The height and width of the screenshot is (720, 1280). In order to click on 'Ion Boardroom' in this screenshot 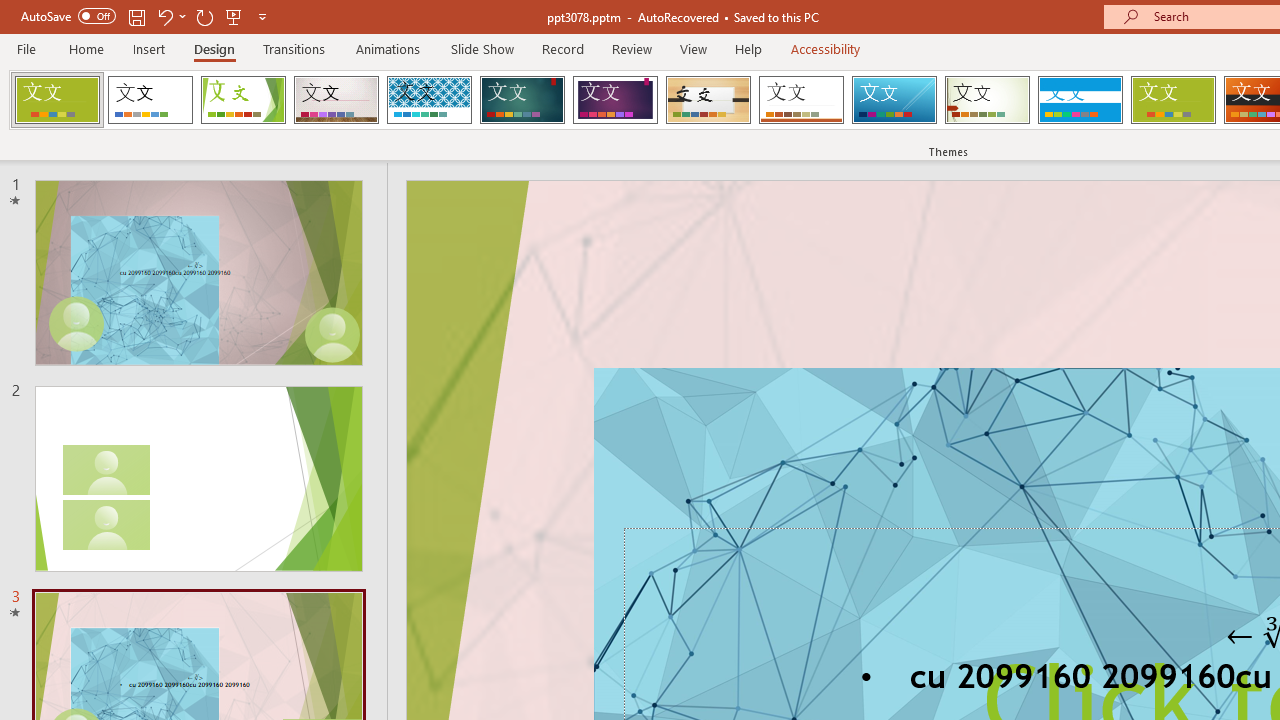, I will do `click(614, 100)`.